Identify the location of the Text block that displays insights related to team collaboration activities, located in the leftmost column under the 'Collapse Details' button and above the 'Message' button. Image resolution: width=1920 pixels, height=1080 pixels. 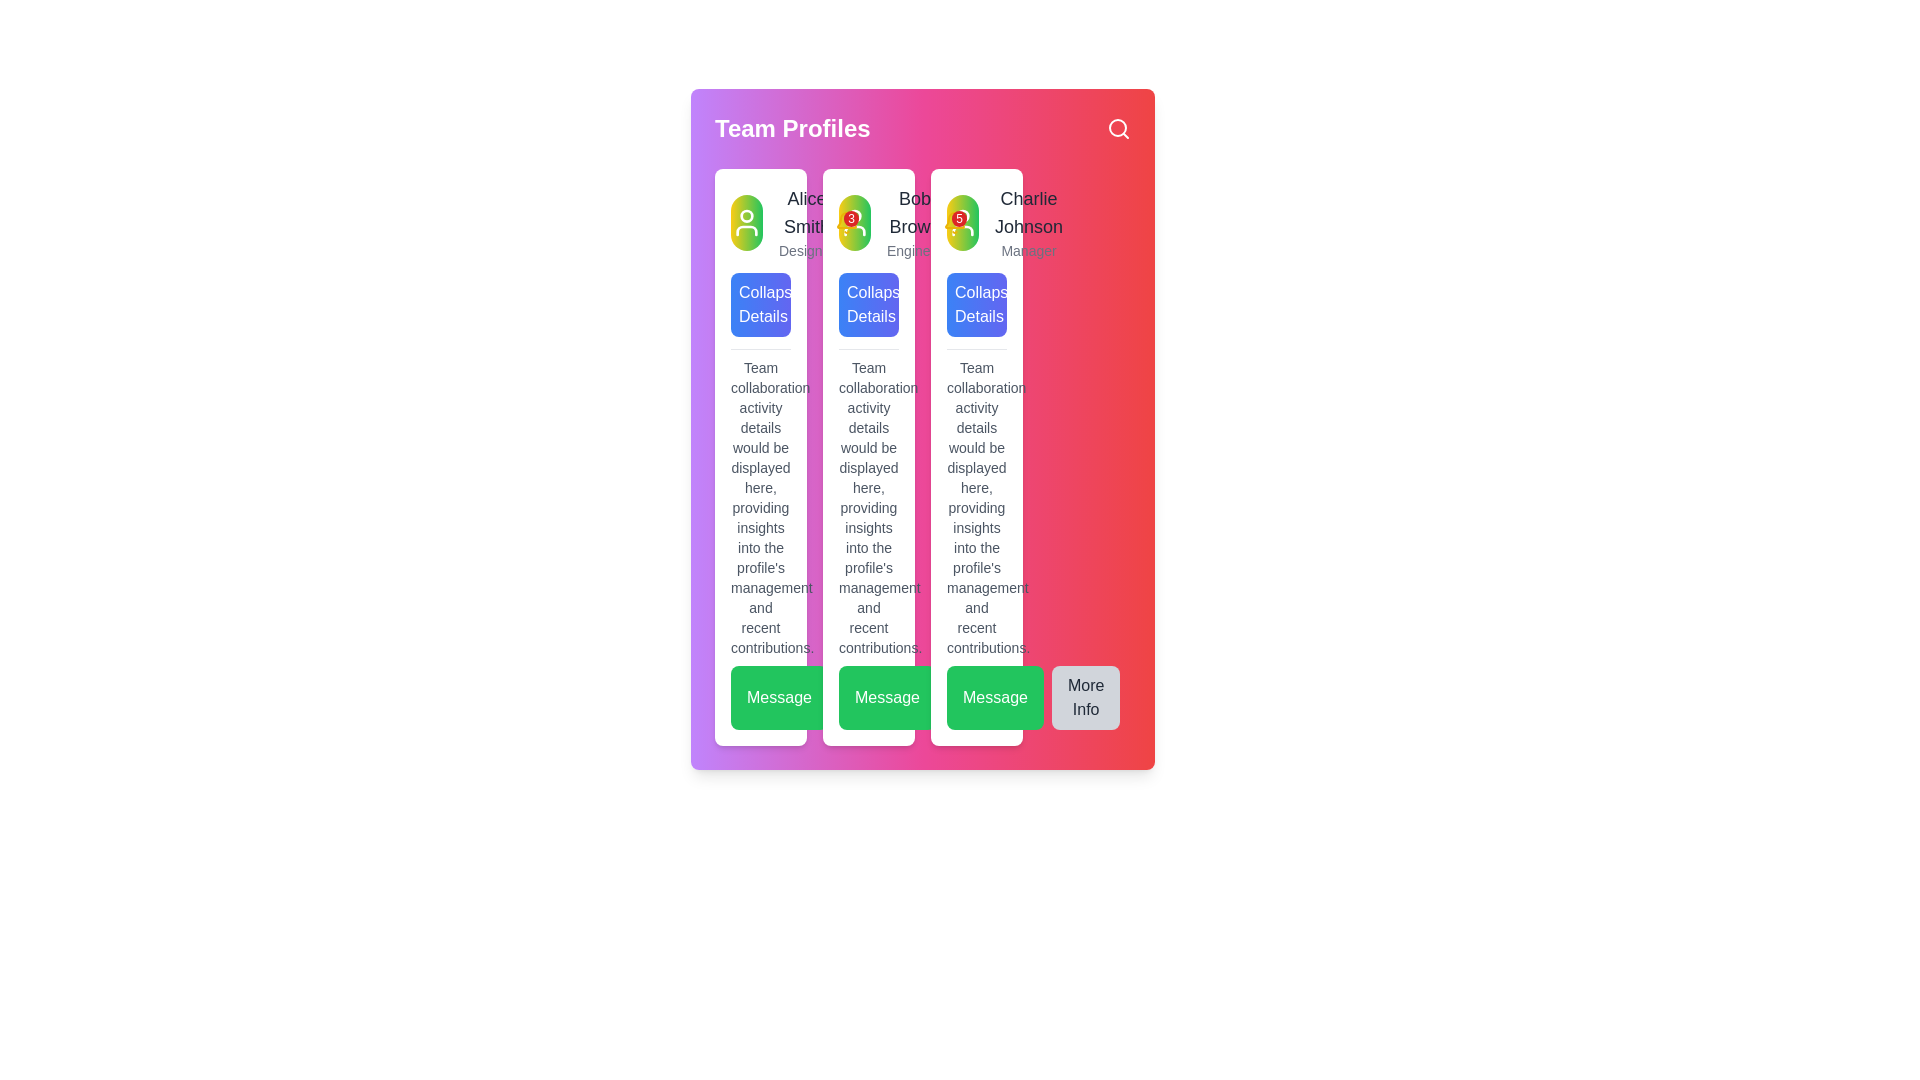
(760, 507).